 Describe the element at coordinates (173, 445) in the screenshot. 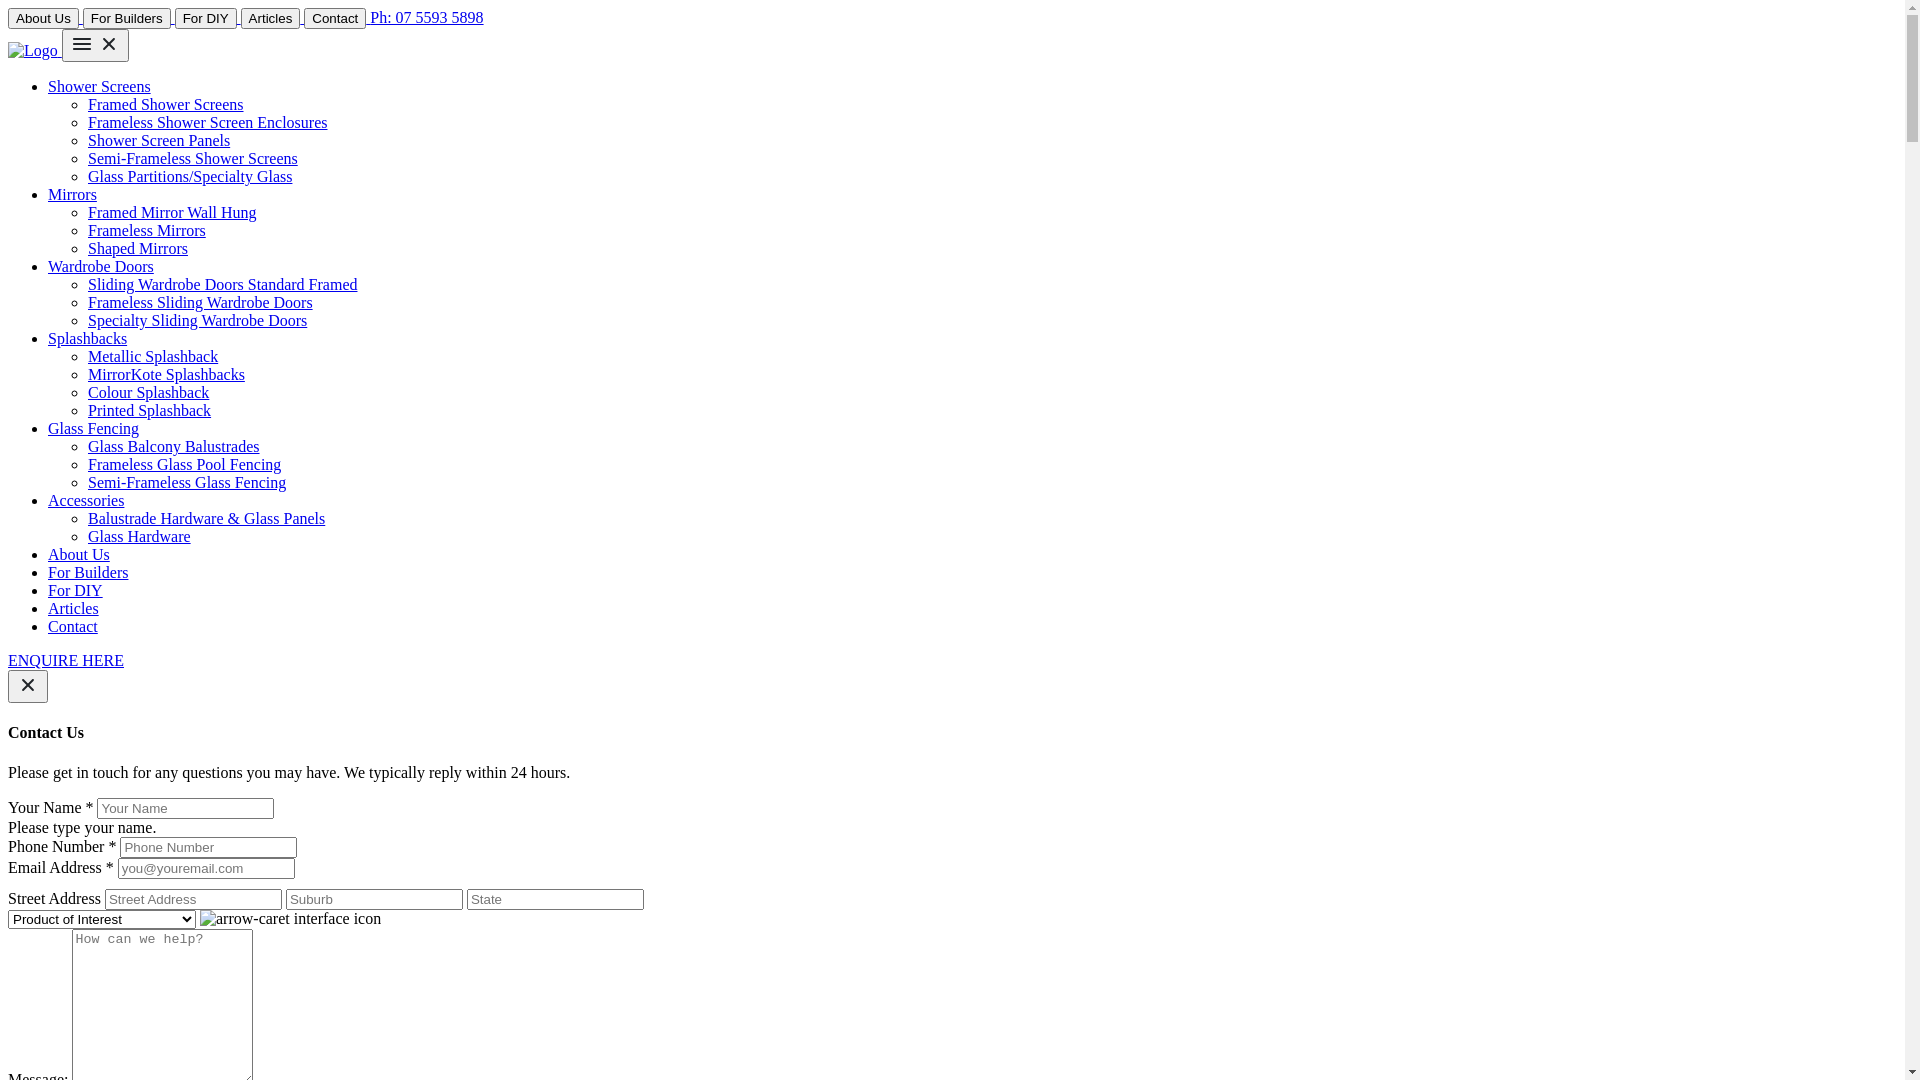

I see `'Glass Balcony Balustrades'` at that location.